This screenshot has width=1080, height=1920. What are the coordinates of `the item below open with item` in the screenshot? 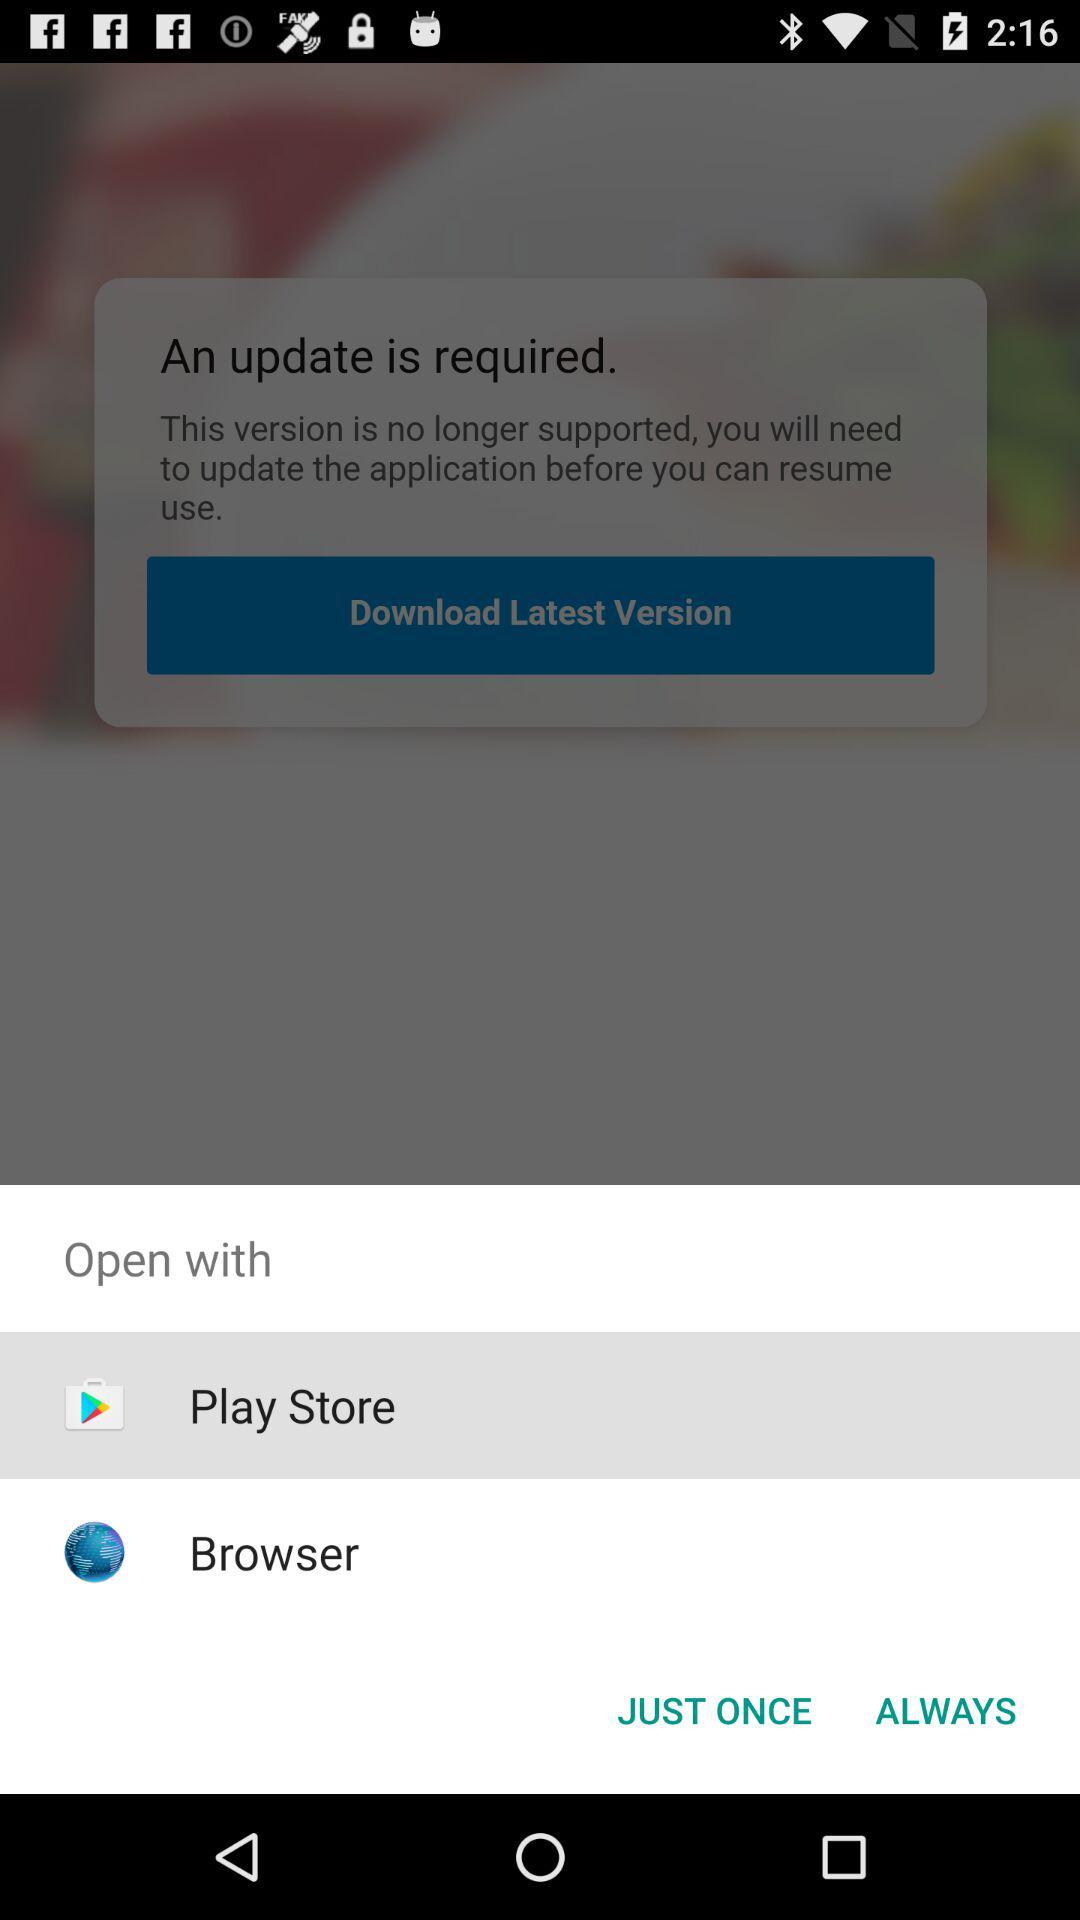 It's located at (292, 1404).